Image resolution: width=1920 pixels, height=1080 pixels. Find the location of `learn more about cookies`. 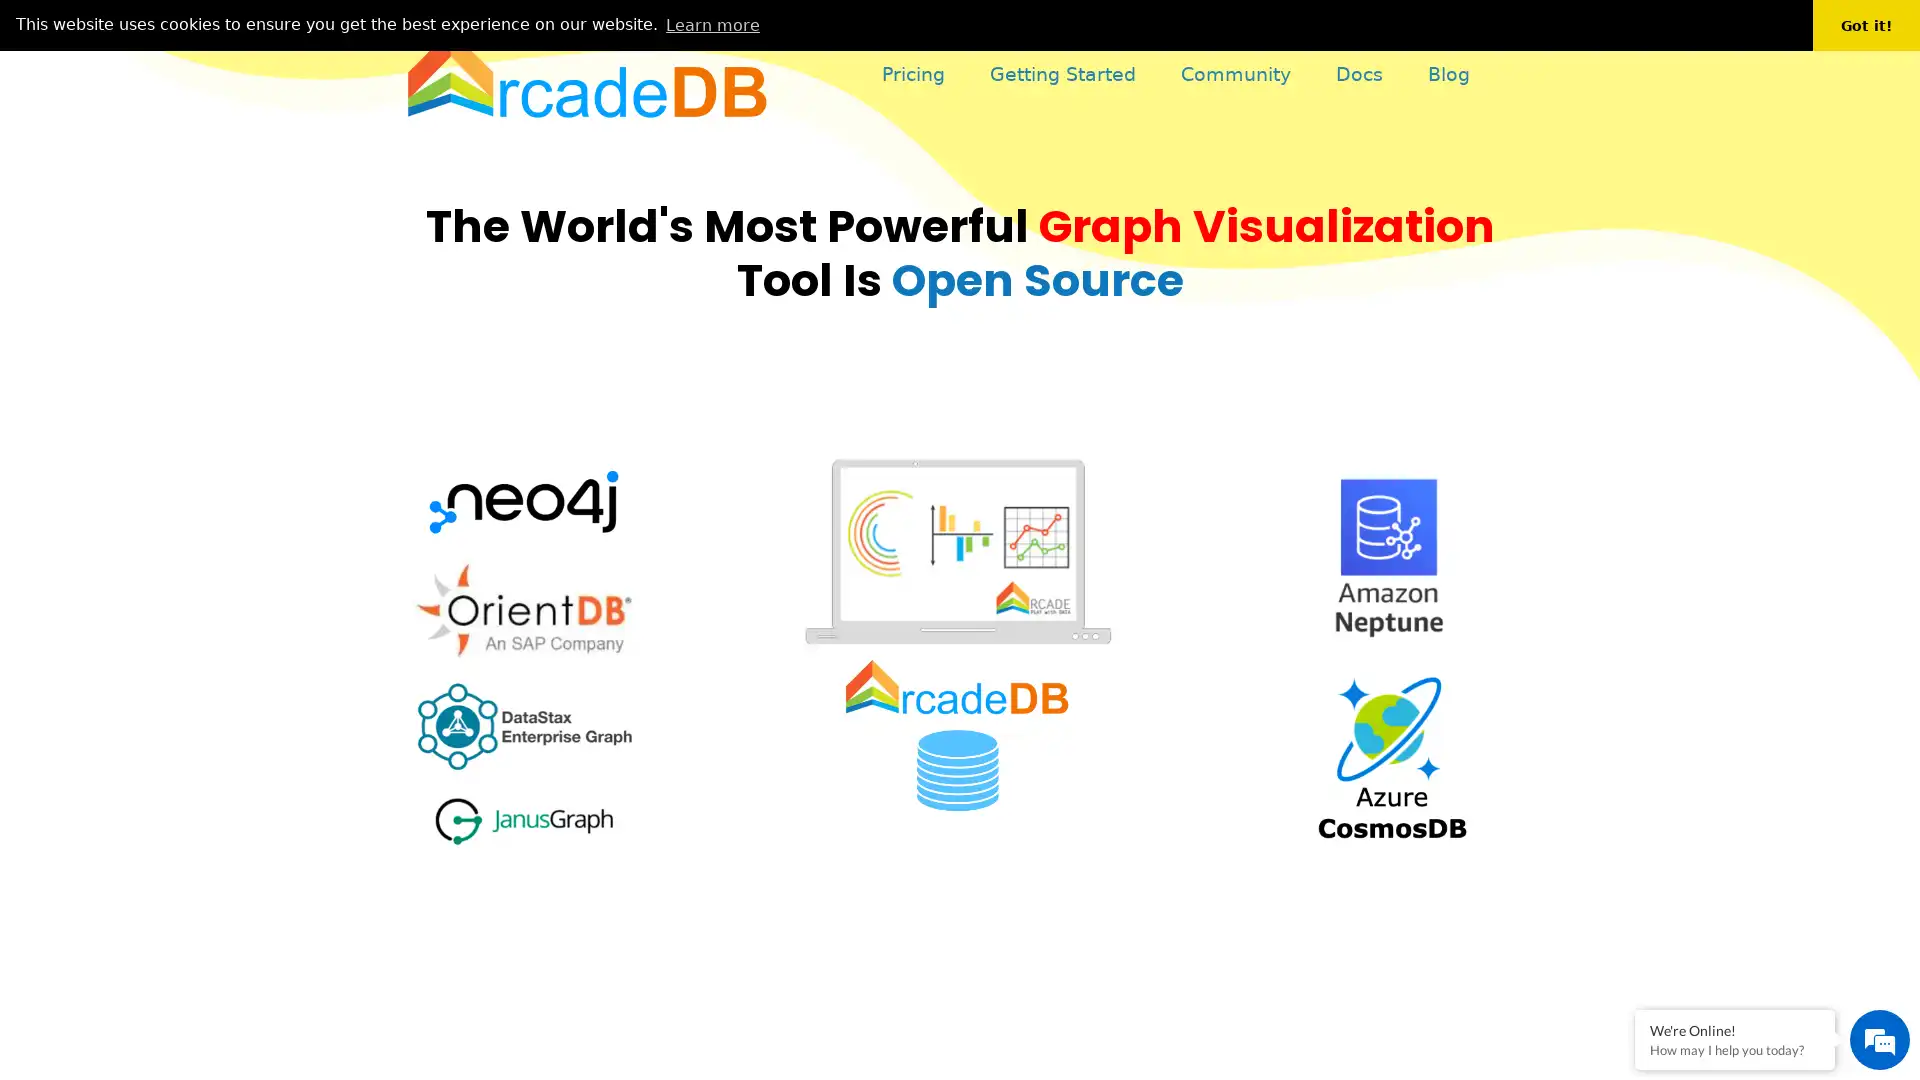

learn more about cookies is located at coordinates (713, 24).